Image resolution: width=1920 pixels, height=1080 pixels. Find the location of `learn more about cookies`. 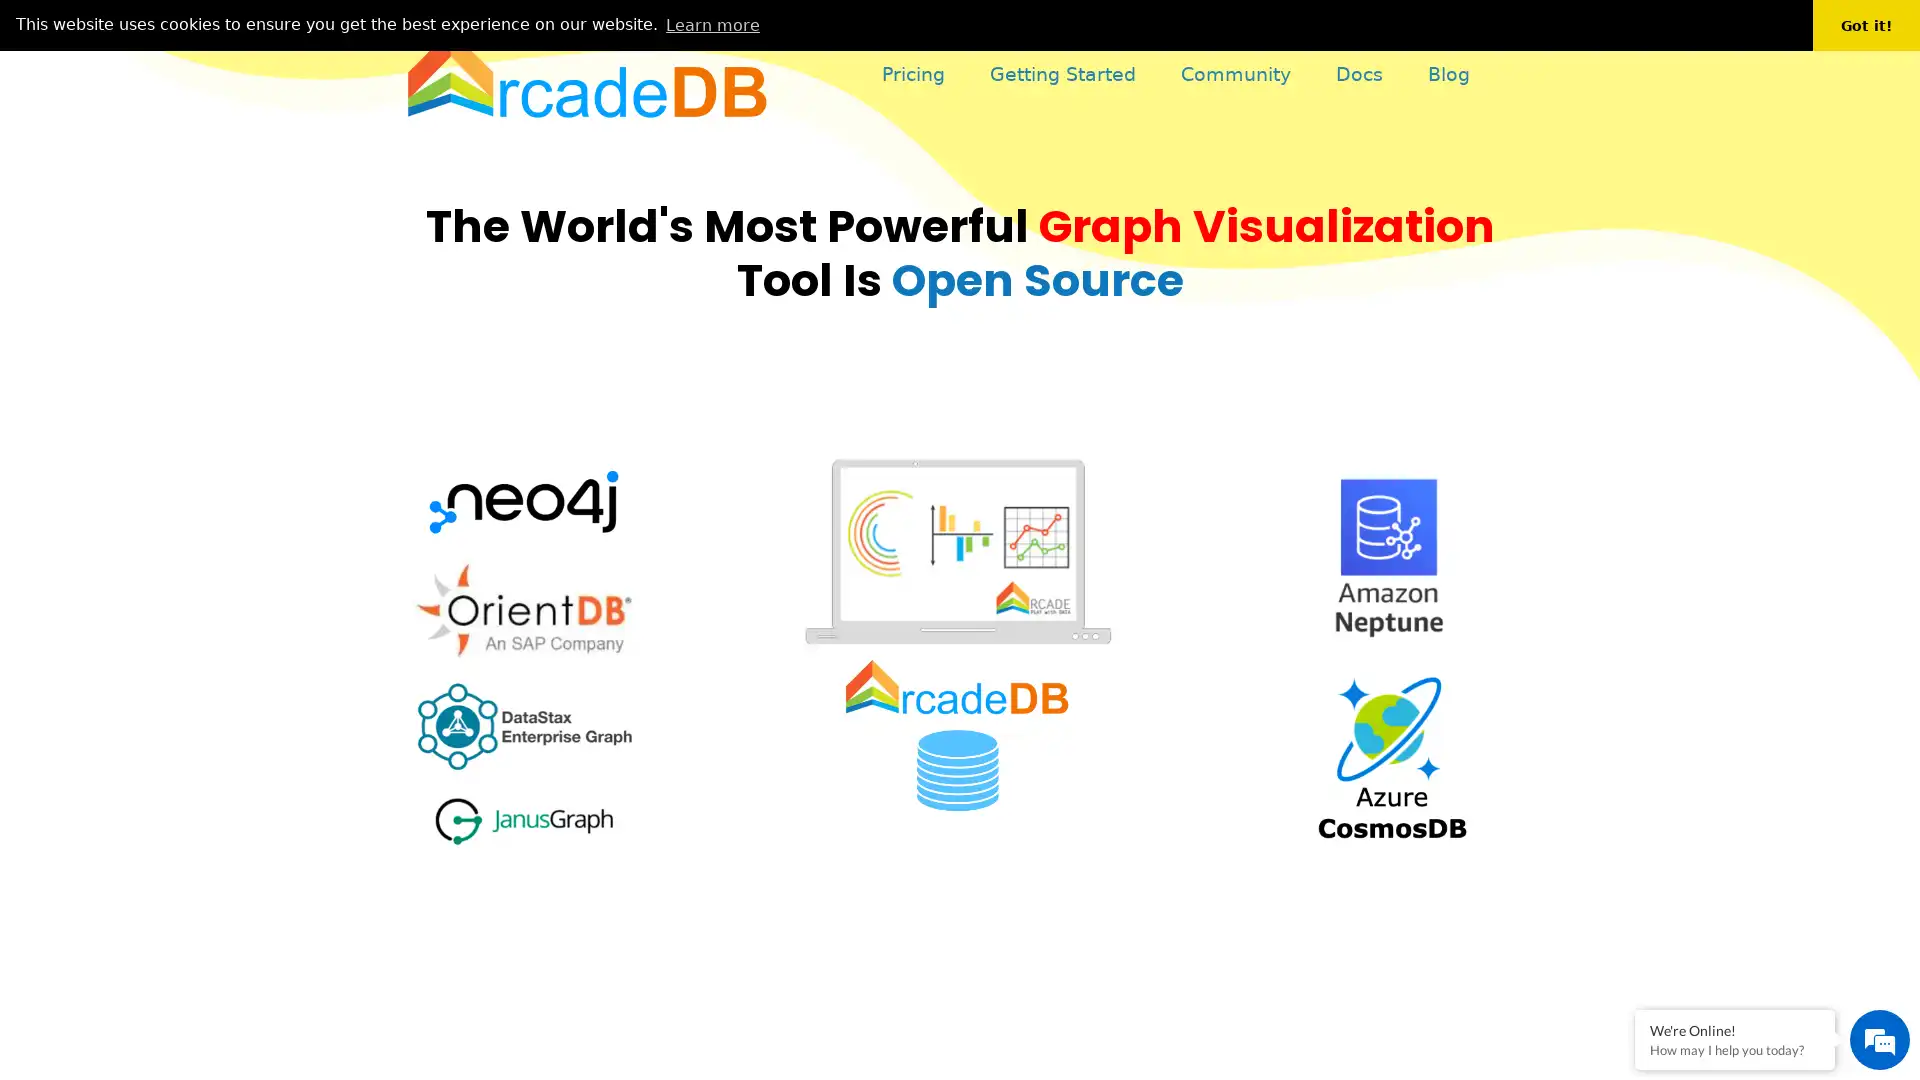

learn more about cookies is located at coordinates (713, 24).